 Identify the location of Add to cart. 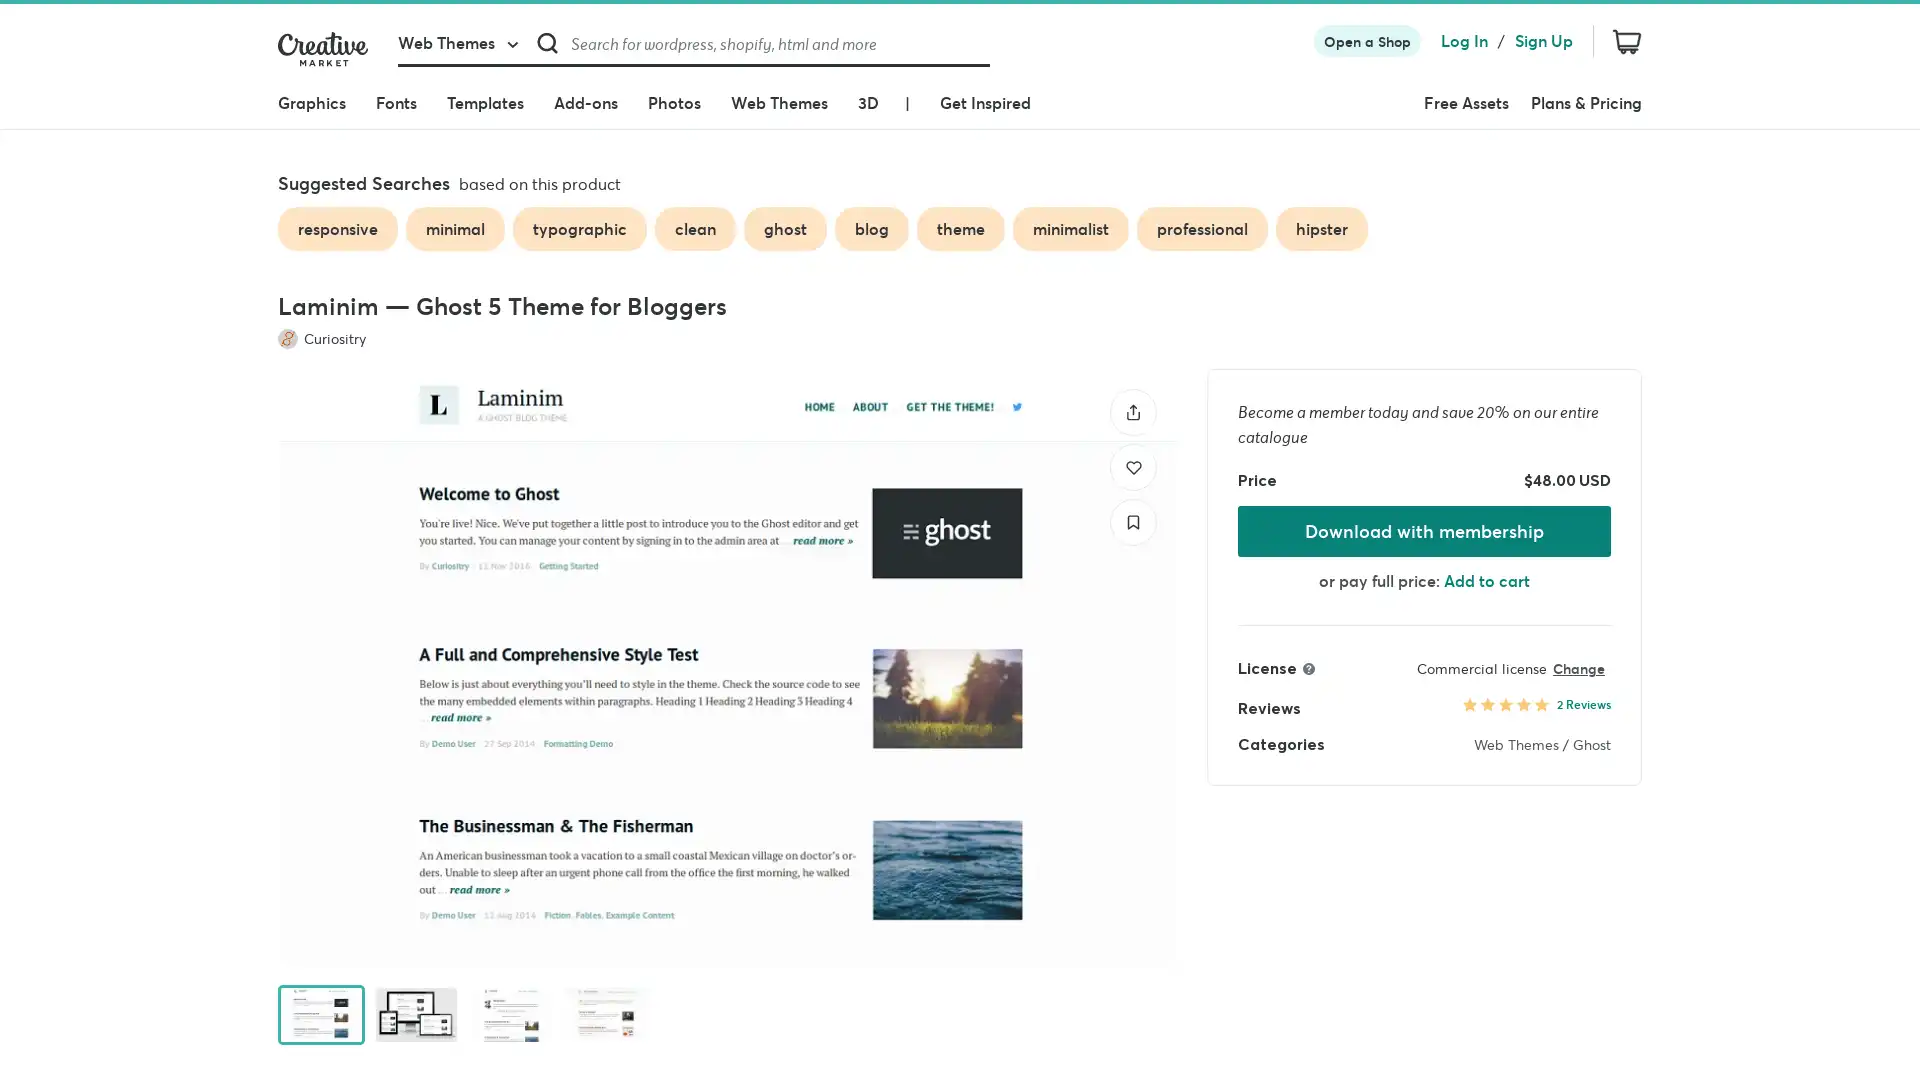
(1487, 579).